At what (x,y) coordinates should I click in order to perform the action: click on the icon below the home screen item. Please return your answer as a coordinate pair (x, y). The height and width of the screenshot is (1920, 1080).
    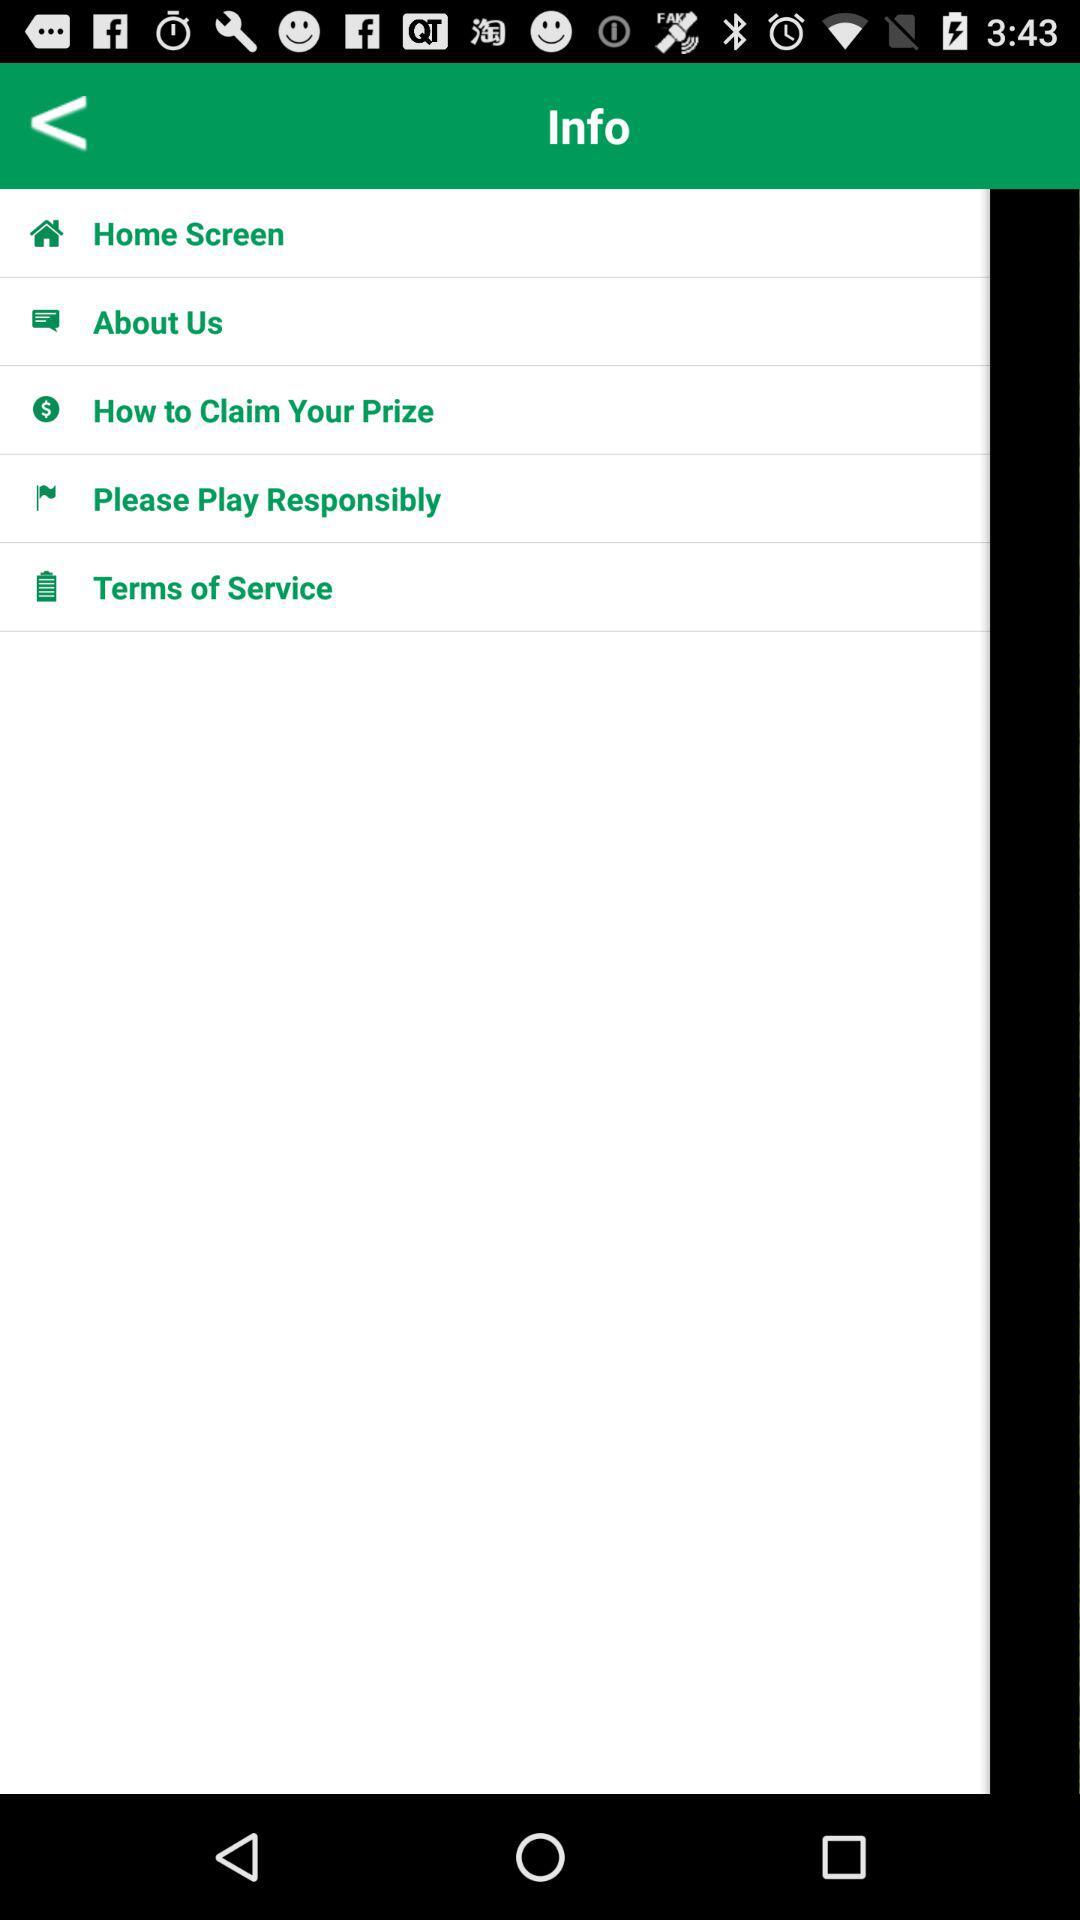
    Looking at the image, I should click on (56, 321).